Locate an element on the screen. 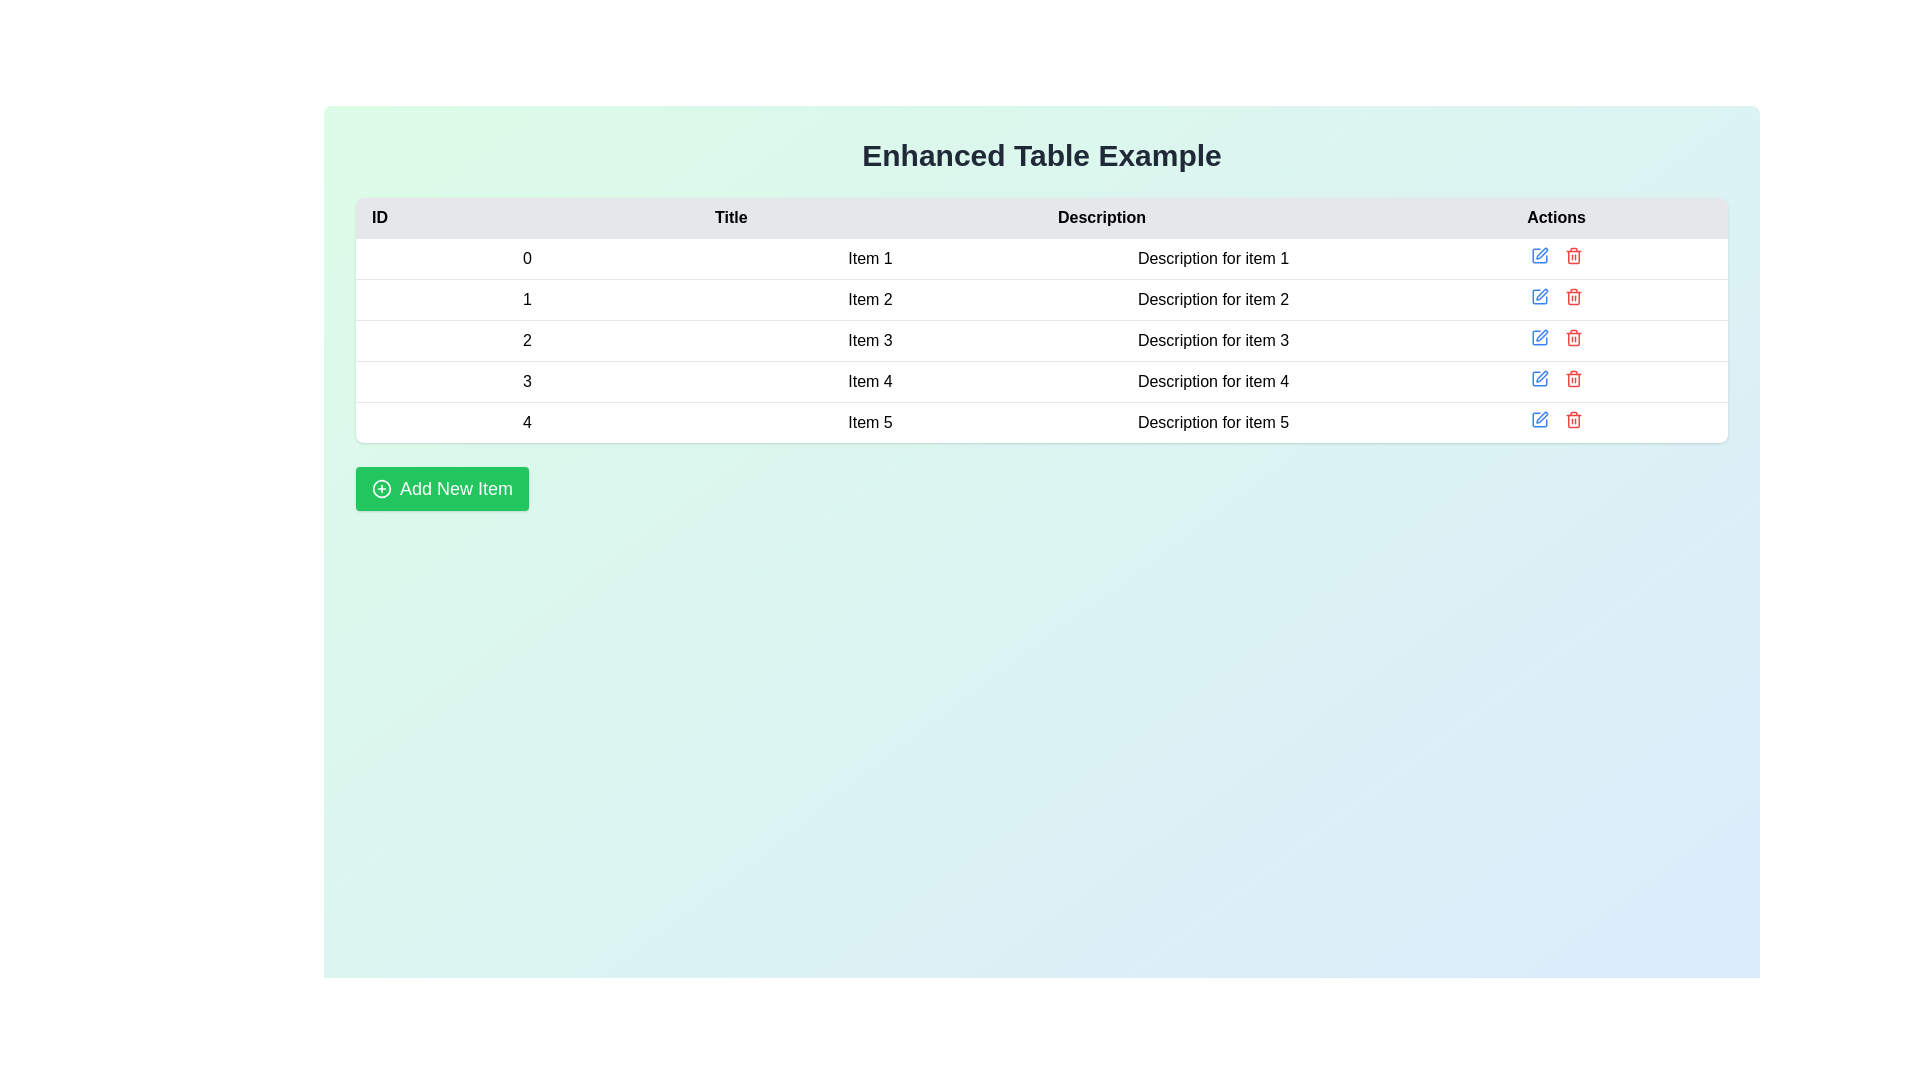  the edit icon located in the 'Actions' column of the first row in the table is located at coordinates (1538, 254).